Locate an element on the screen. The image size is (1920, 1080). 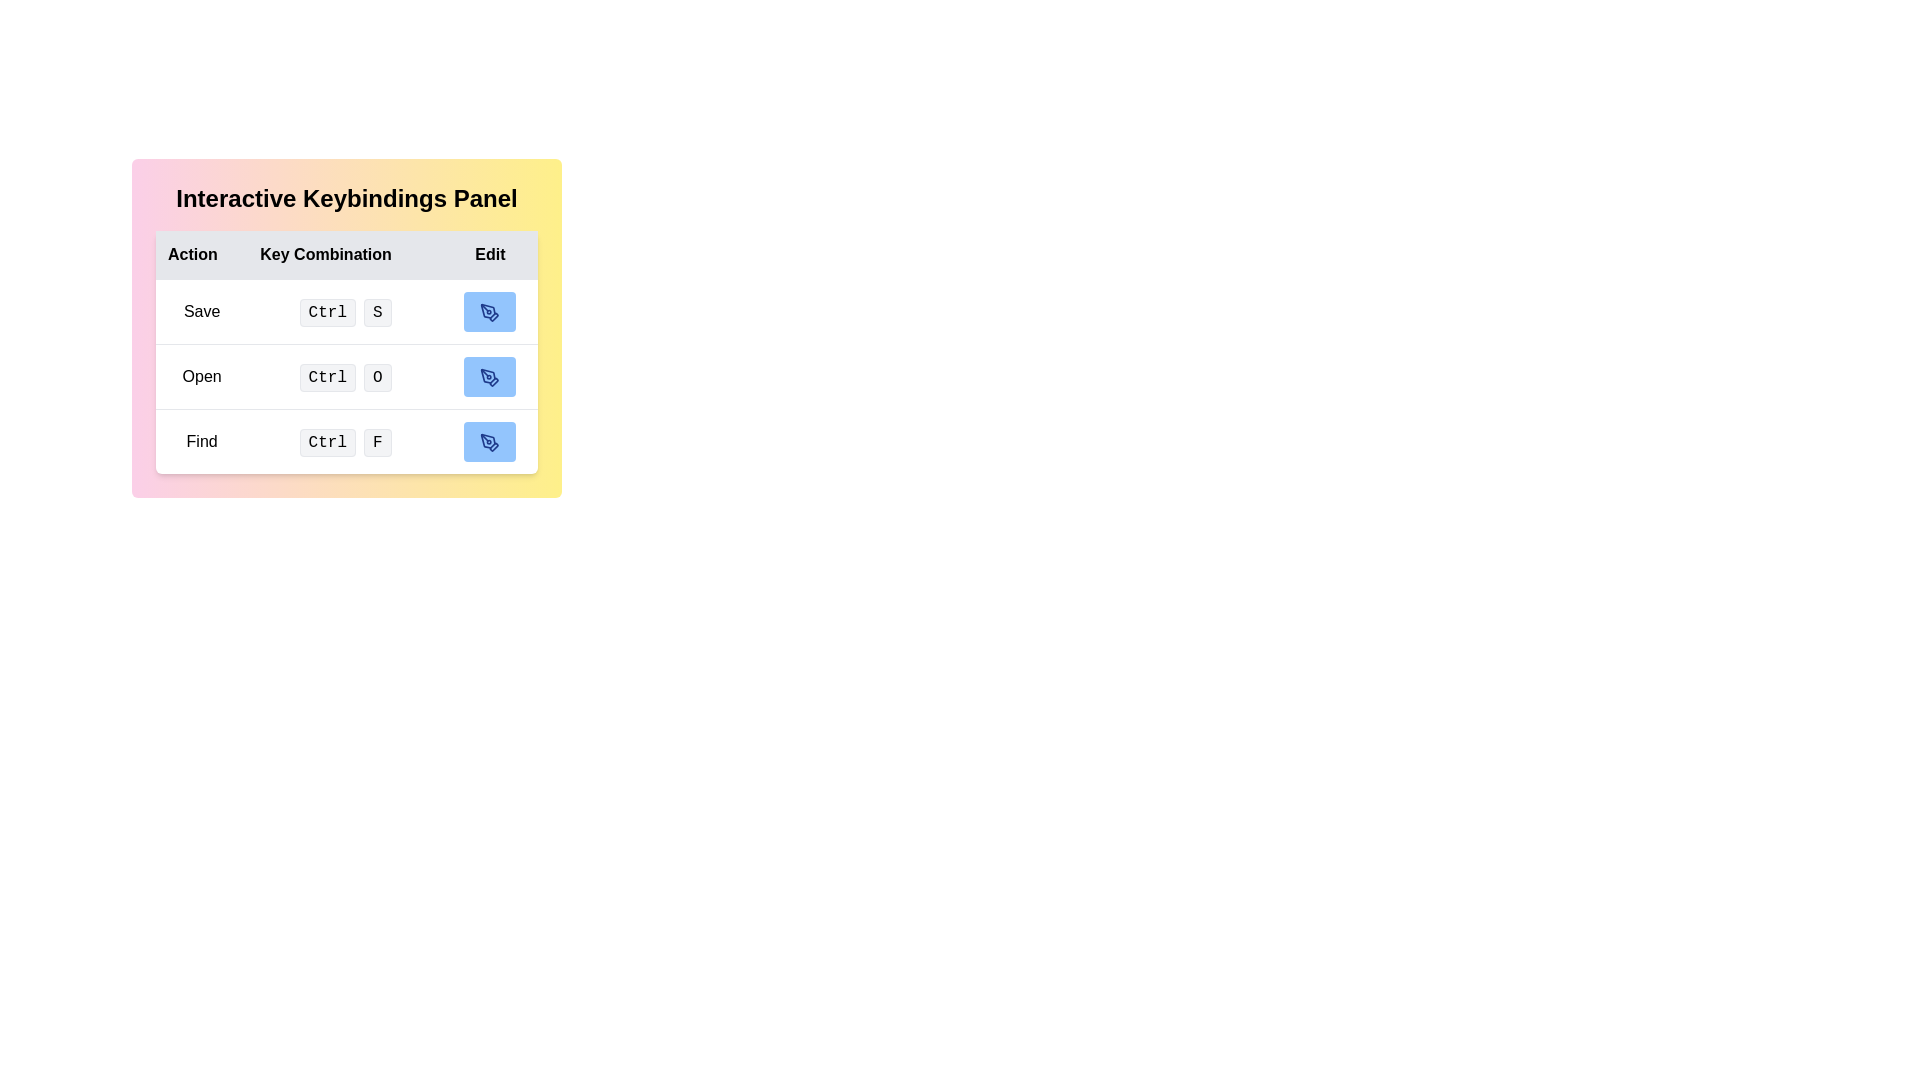
the button for initiating the edit action for the 'Find' keybinding is located at coordinates (490, 440).